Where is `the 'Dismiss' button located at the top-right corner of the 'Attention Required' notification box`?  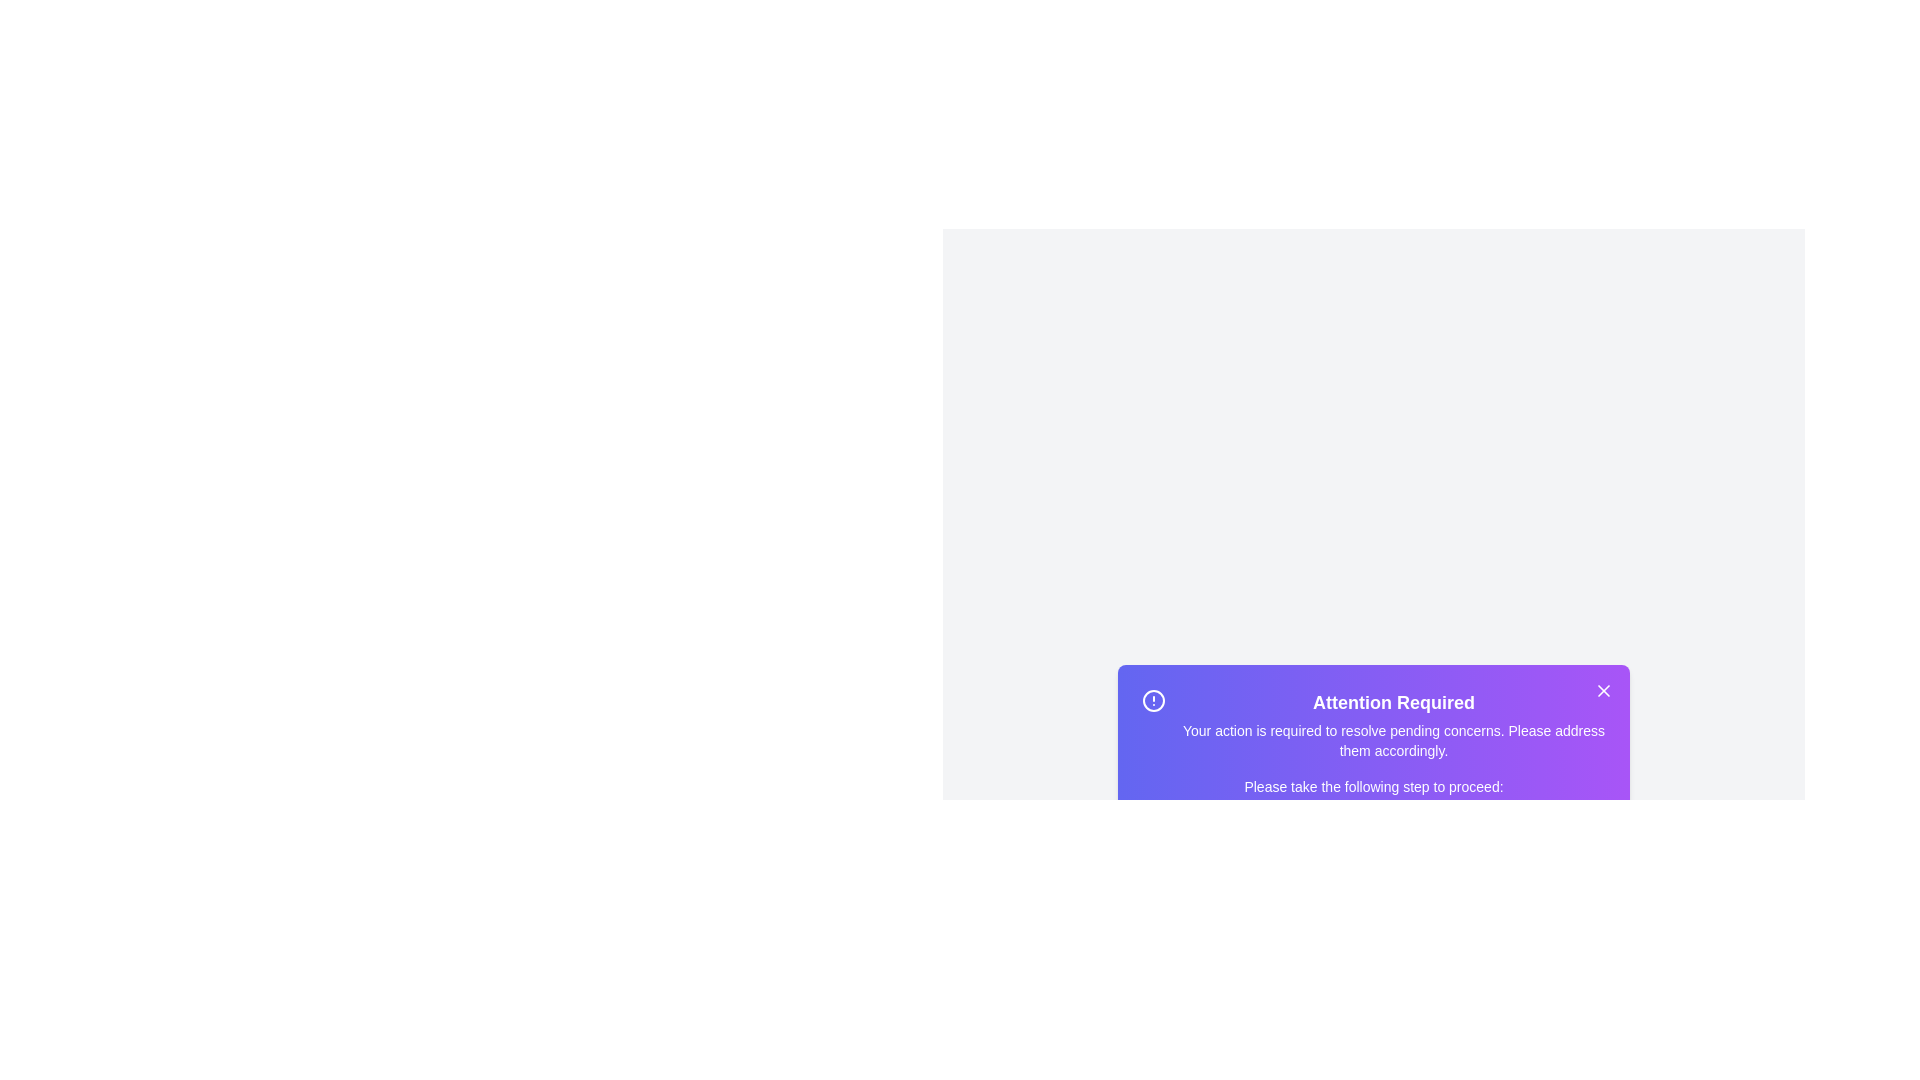 the 'Dismiss' button located at the top-right corner of the 'Attention Required' notification box is located at coordinates (1603, 689).